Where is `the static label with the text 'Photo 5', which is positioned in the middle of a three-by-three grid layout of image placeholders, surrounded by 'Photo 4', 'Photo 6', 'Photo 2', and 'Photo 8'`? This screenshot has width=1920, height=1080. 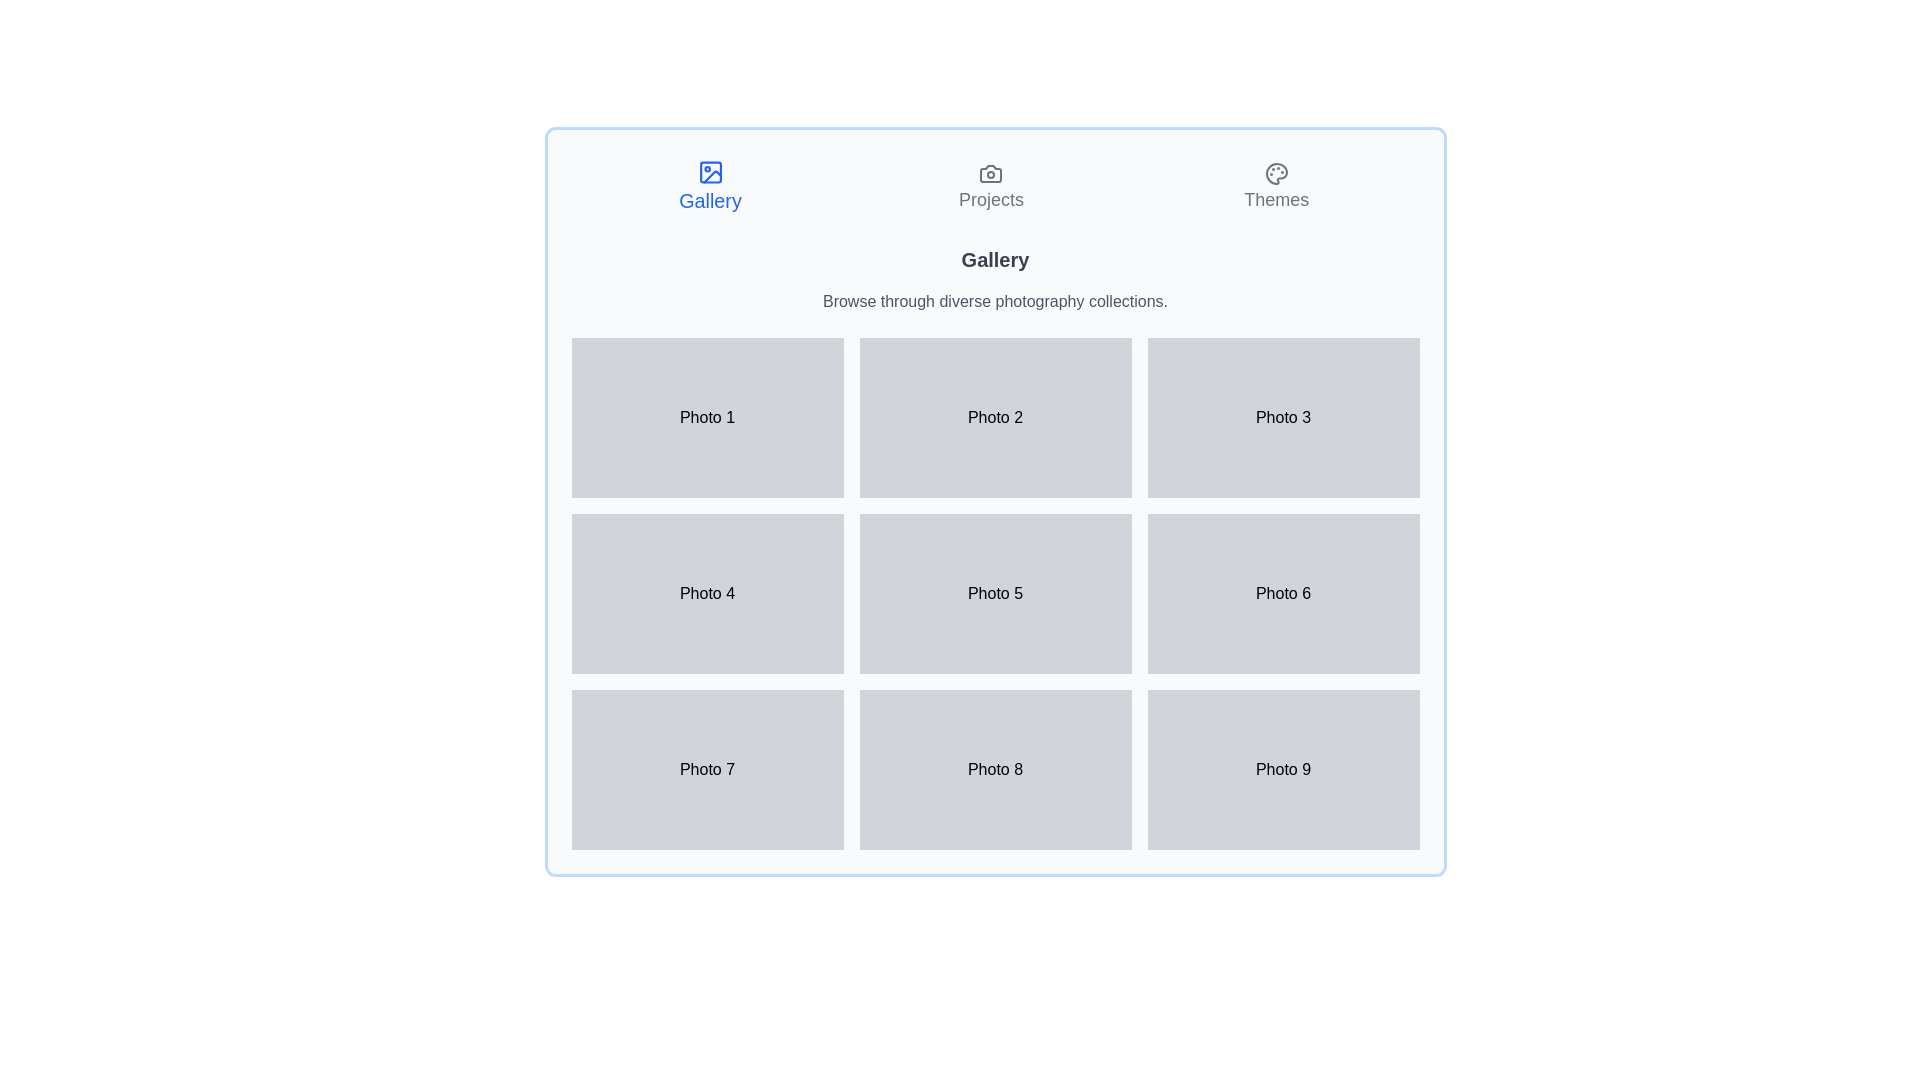 the static label with the text 'Photo 5', which is positioned in the middle of a three-by-three grid layout of image placeholders, surrounded by 'Photo 4', 'Photo 6', 'Photo 2', and 'Photo 8' is located at coordinates (995, 593).